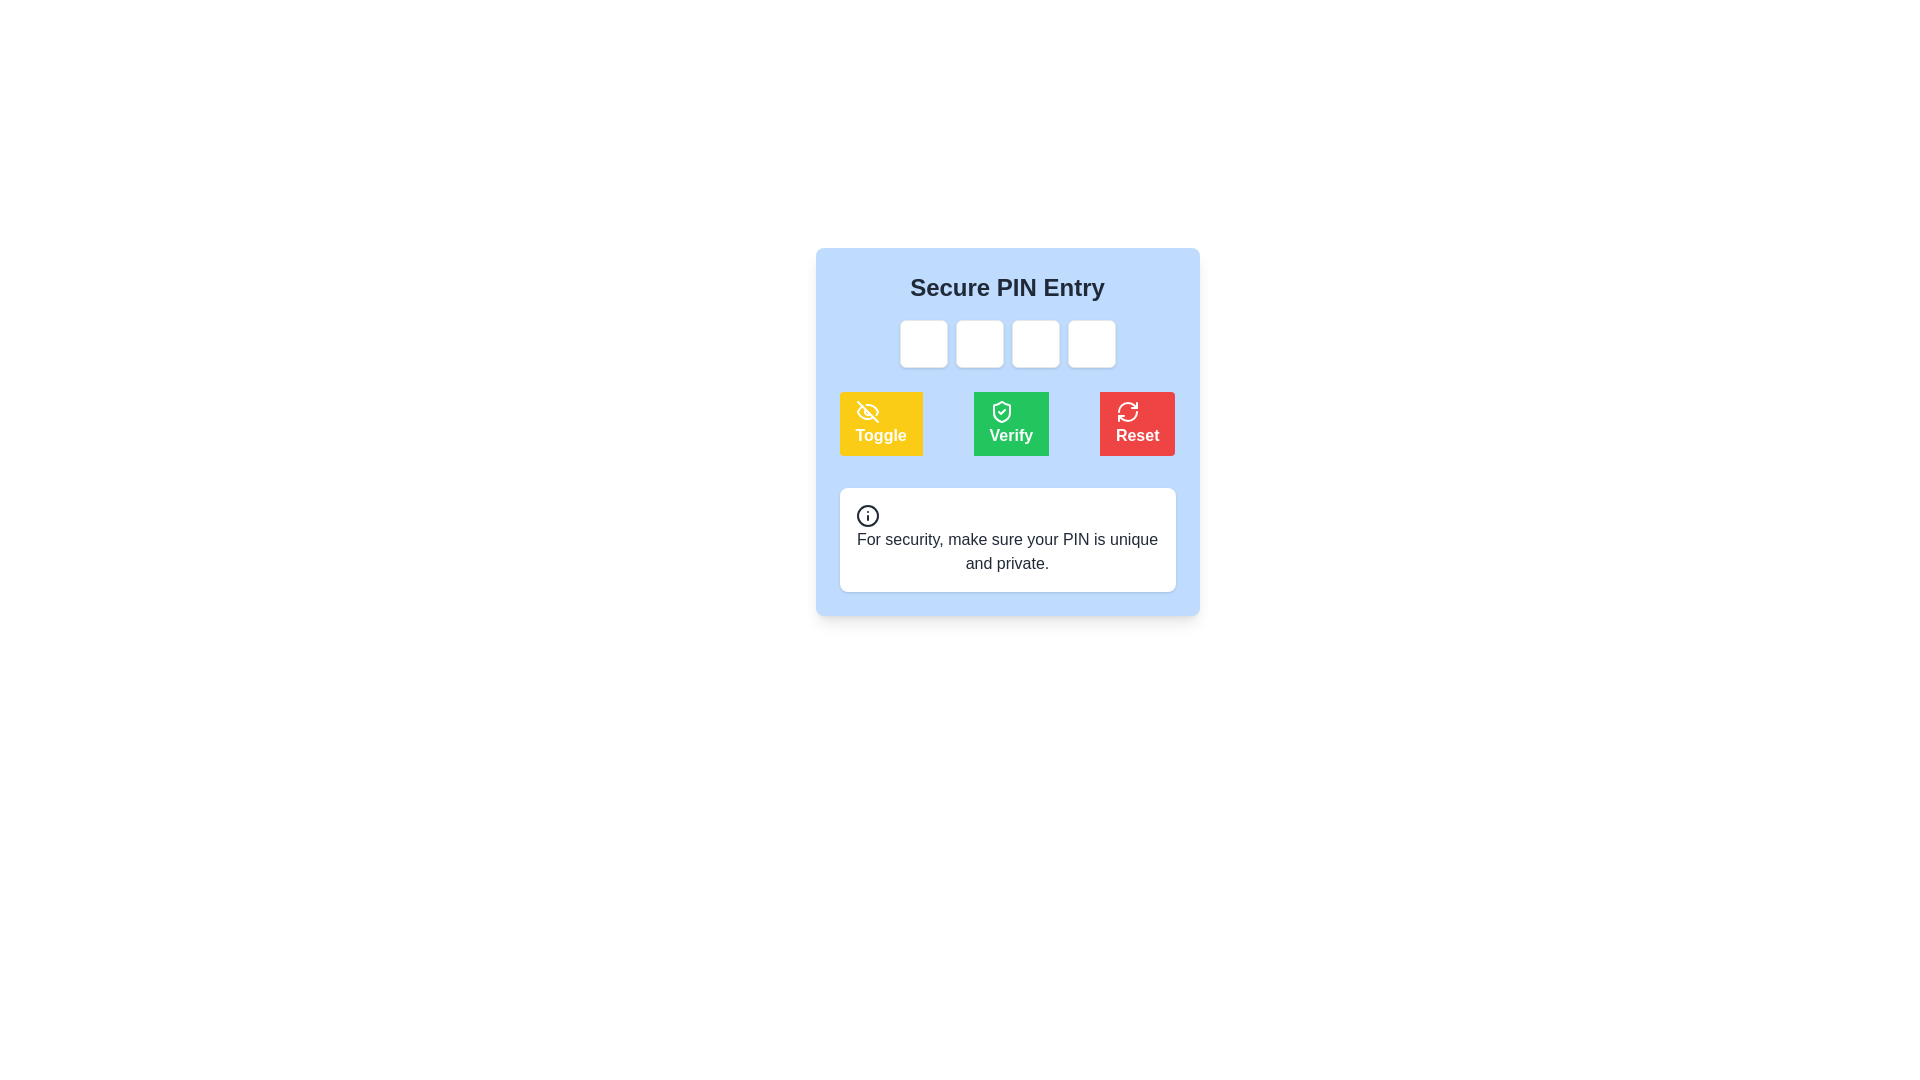 The width and height of the screenshot is (1920, 1080). What do you see at coordinates (867, 411) in the screenshot?
I see `the crossed-eye icon within the 'Toggle' button group on the PIN entry interface to obscure or reveal sensitive information` at bounding box center [867, 411].